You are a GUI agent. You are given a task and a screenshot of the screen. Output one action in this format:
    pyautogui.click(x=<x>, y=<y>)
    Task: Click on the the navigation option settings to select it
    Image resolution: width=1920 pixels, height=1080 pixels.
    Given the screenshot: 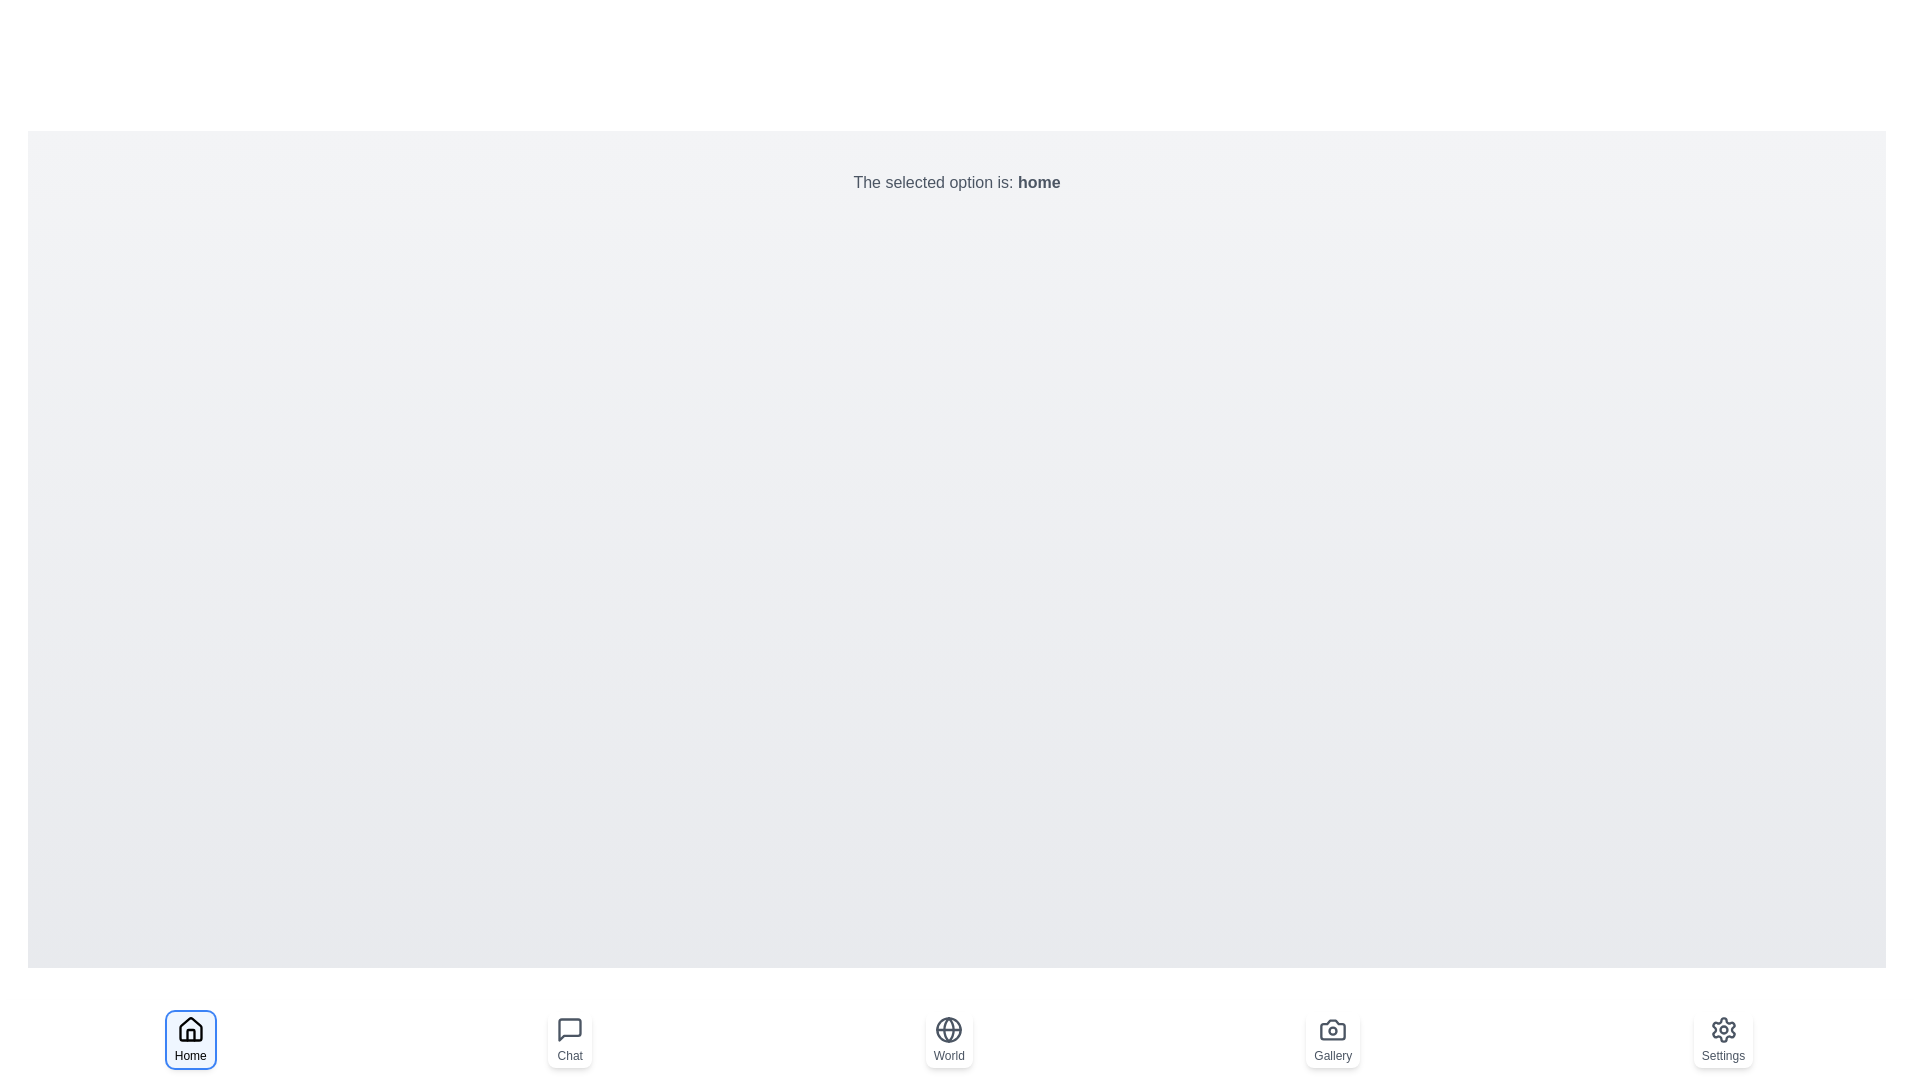 What is the action you would take?
    pyautogui.click(x=1722, y=1039)
    